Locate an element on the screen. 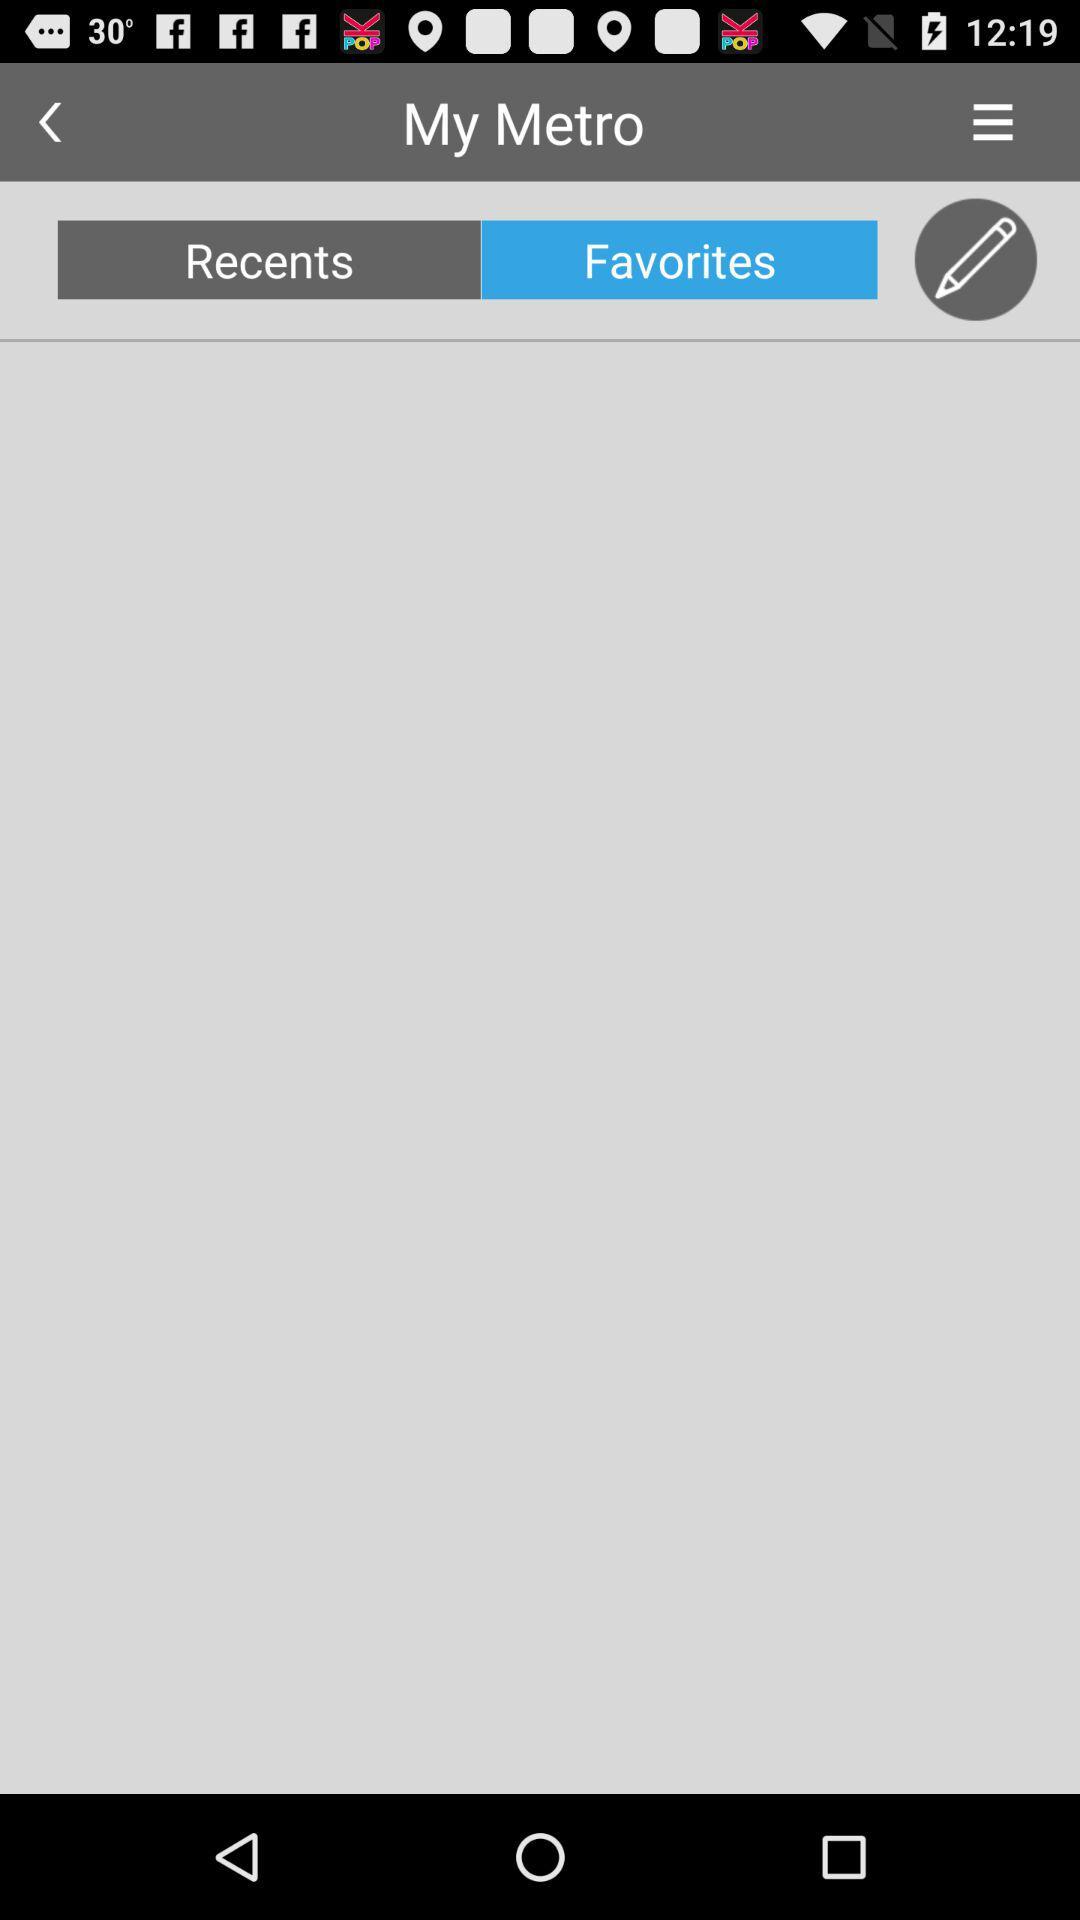 The image size is (1080, 1920). icon next to the my metro item is located at coordinates (992, 121).